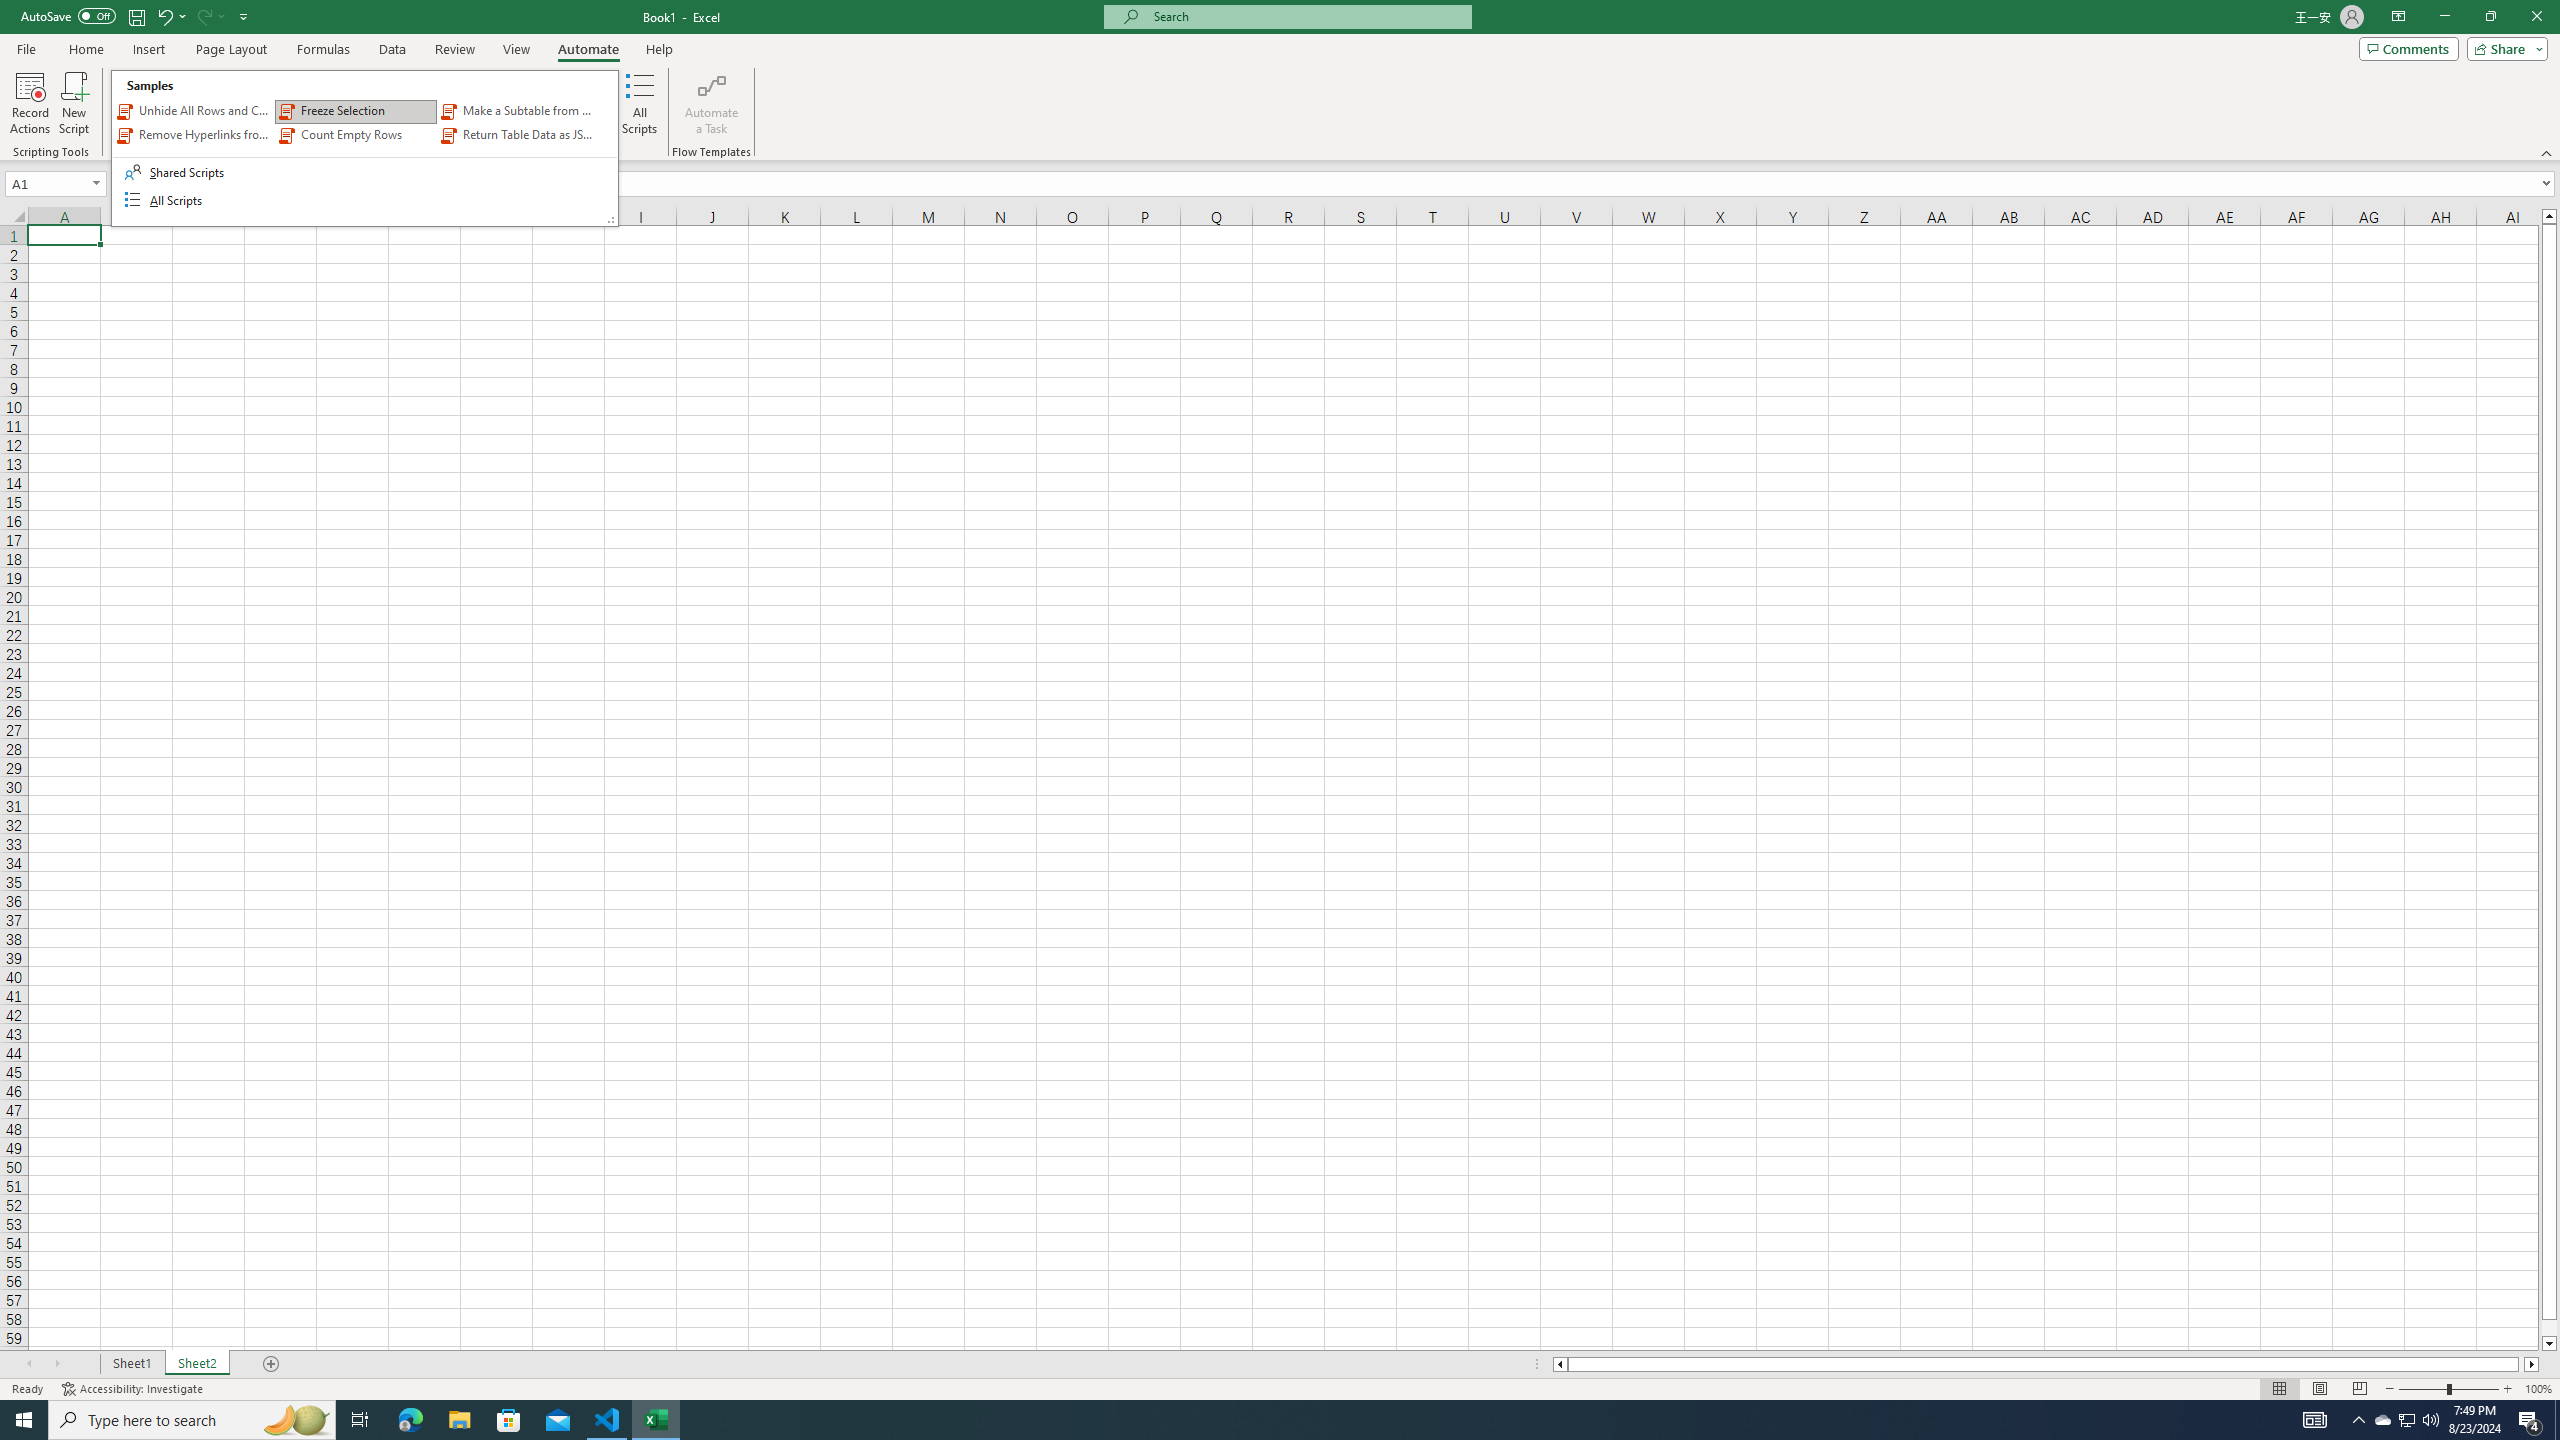 This screenshot has height=1440, width=2560. What do you see at coordinates (587, 49) in the screenshot?
I see `'Automate'` at bounding box center [587, 49].